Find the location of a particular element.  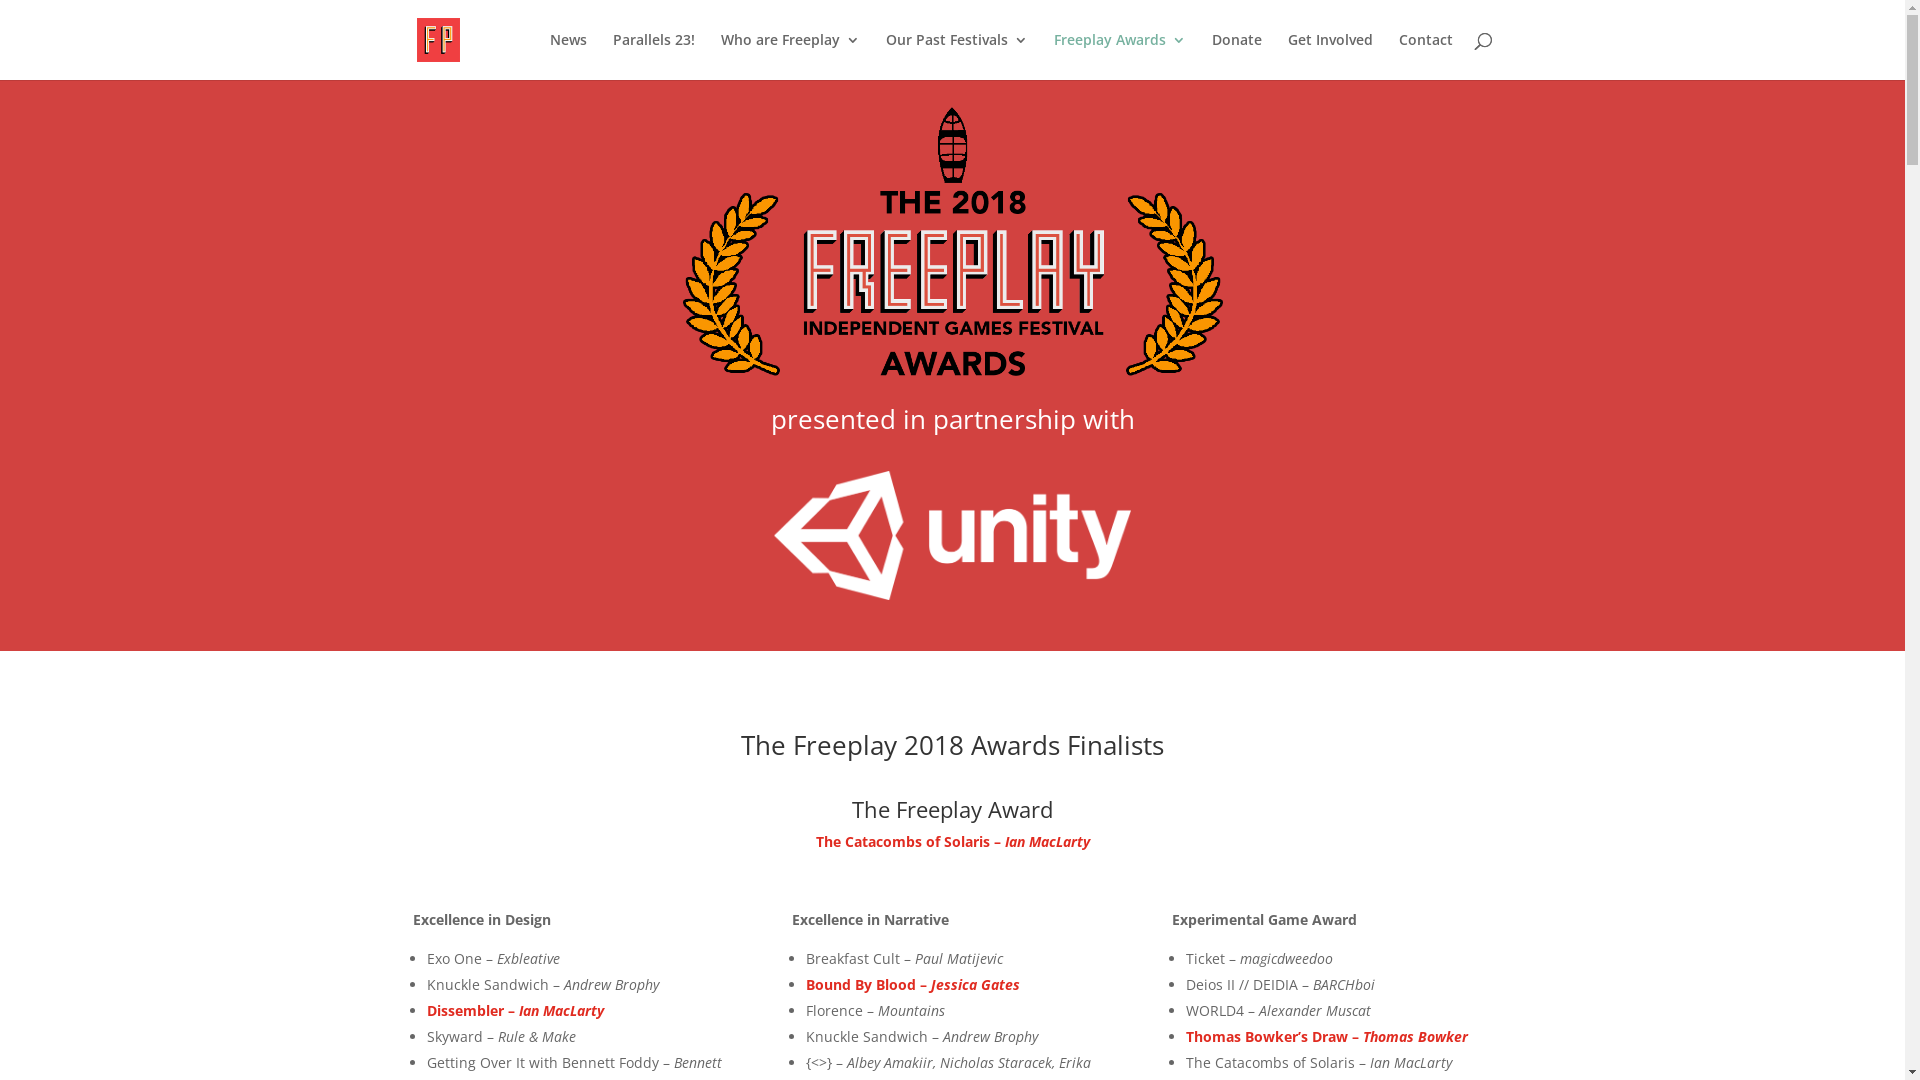

'Get Involved' is located at coordinates (1287, 55).